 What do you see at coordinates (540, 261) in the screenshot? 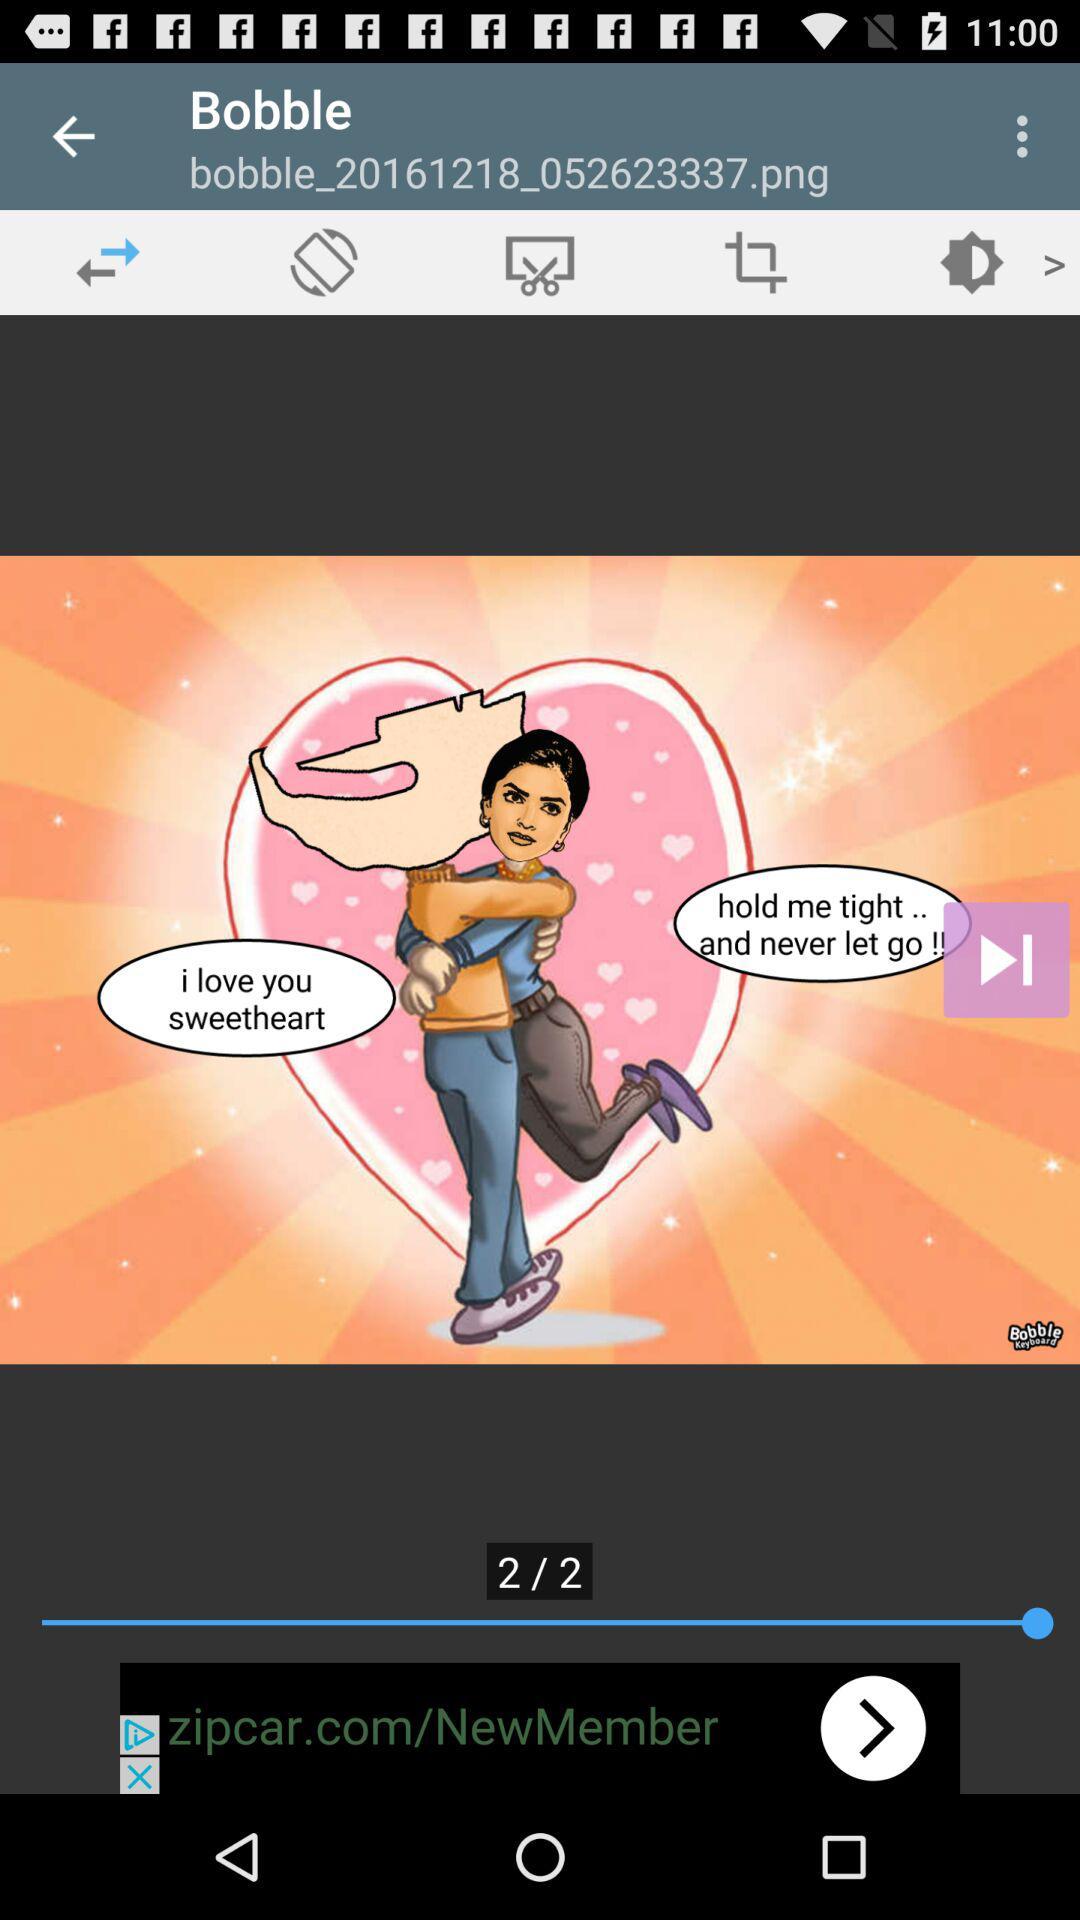
I see `edit picture` at bounding box center [540, 261].